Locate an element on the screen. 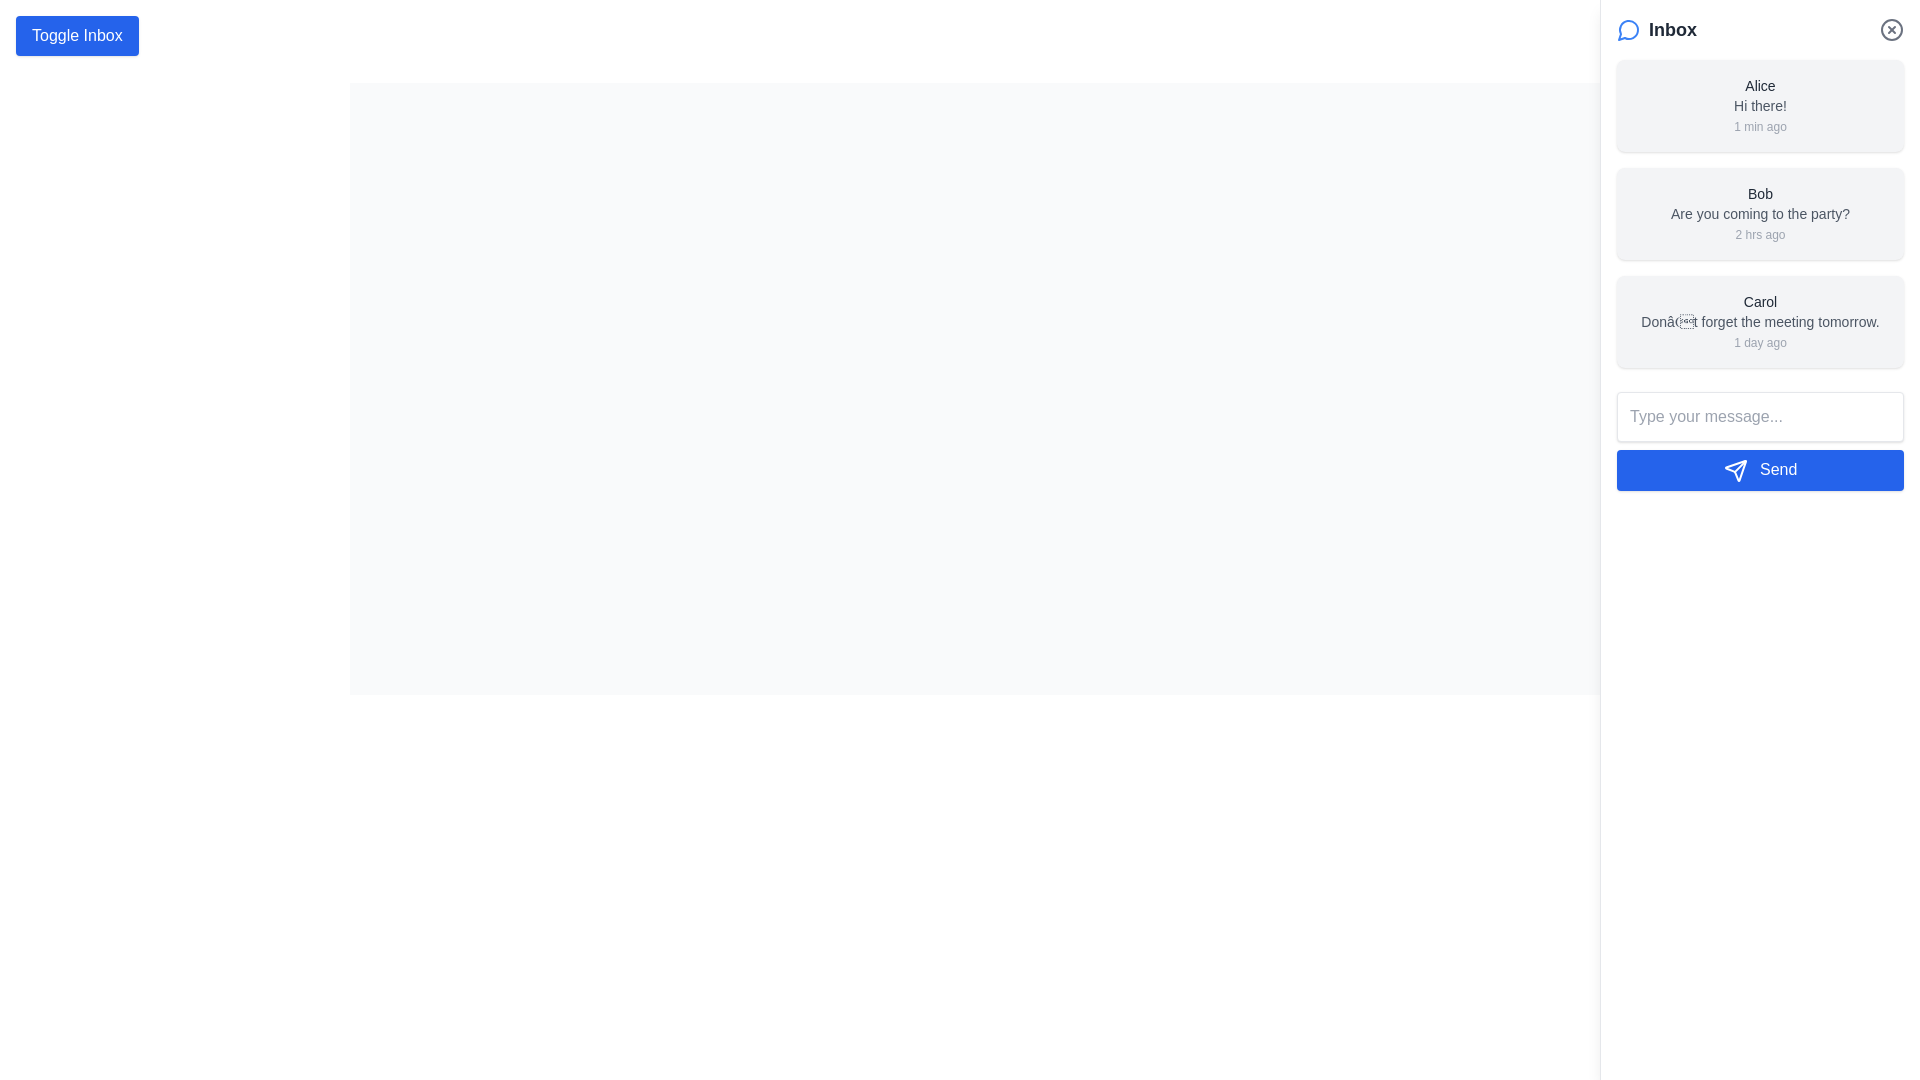 This screenshot has width=1920, height=1080. the static text label indicating the sender of the first message in the inbox panel, located at the top of its message block above the text 'Hi there!' and timestamp '1 min ago' is located at coordinates (1760, 84).